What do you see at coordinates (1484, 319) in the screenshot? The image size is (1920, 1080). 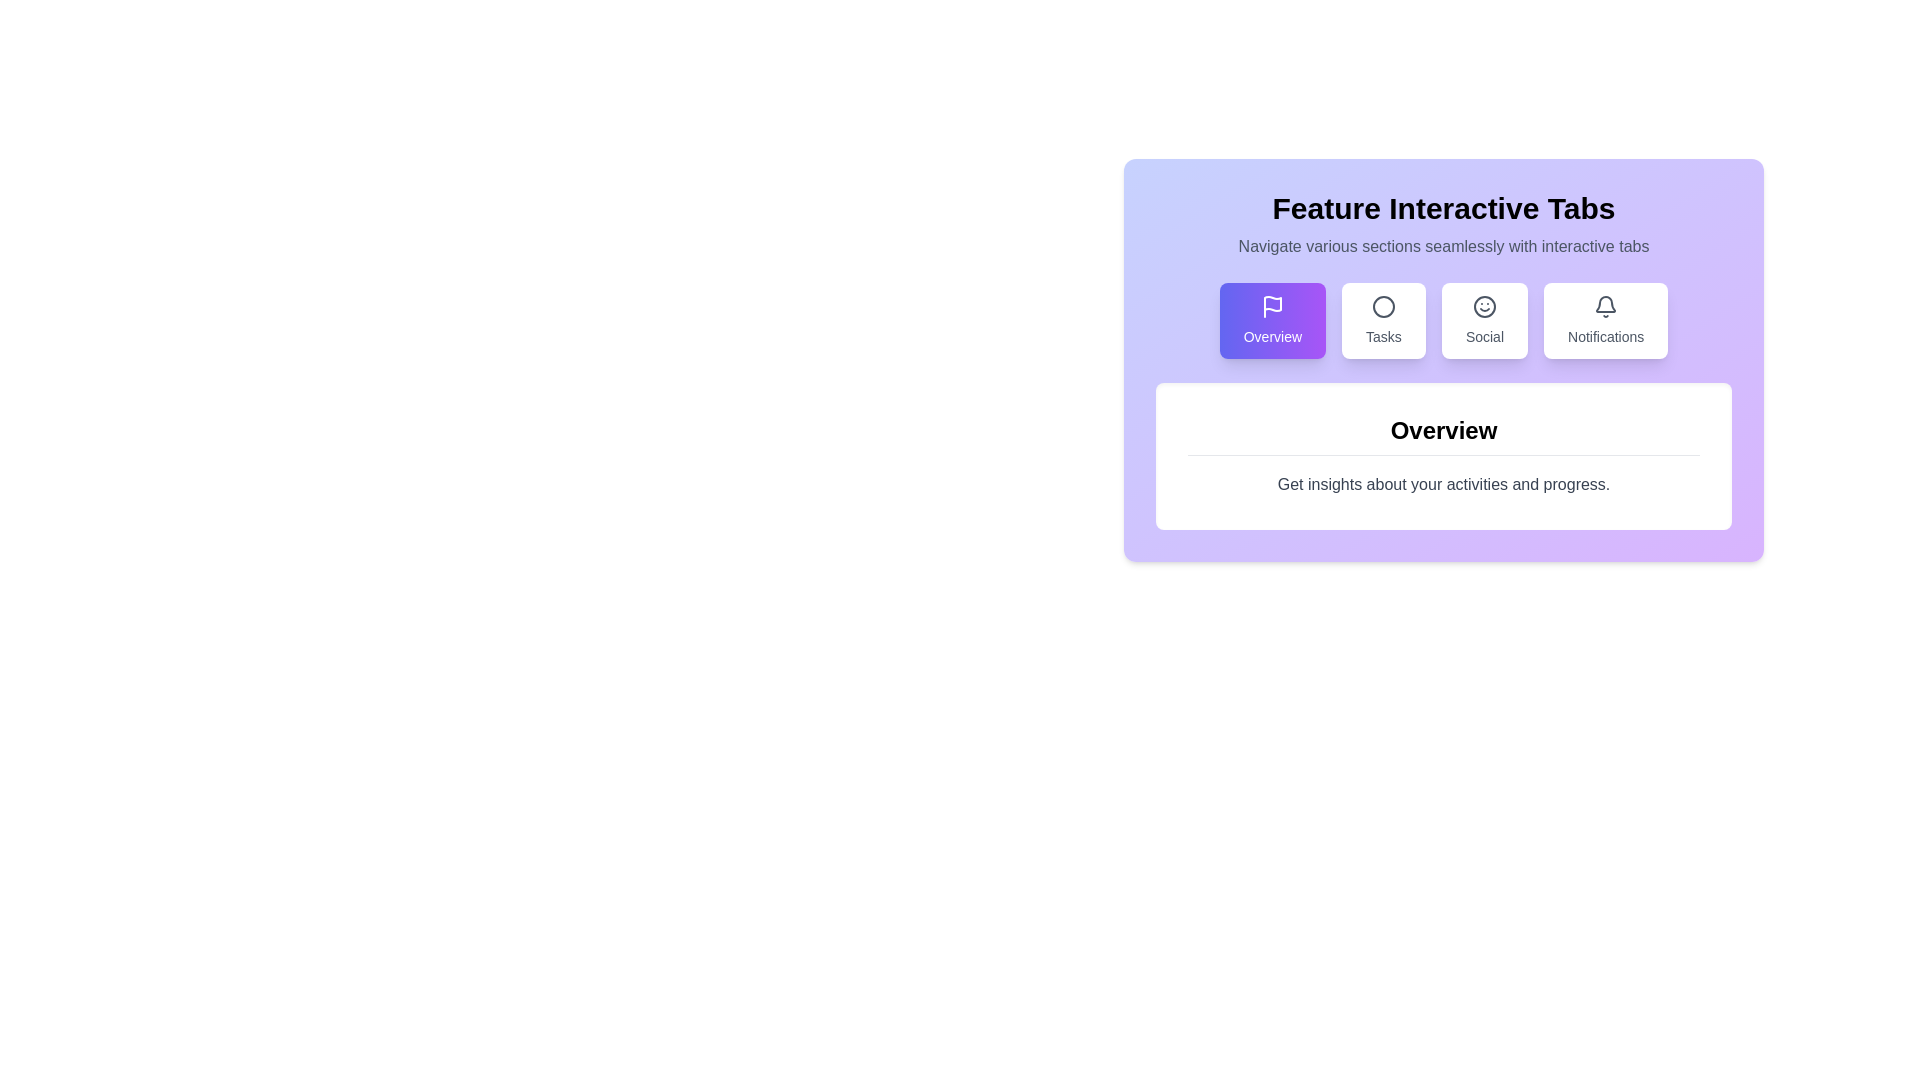 I see `the 'Social' button, which is a rounded rectangular card with a smiley face icon and labeled in gray font` at bounding box center [1484, 319].